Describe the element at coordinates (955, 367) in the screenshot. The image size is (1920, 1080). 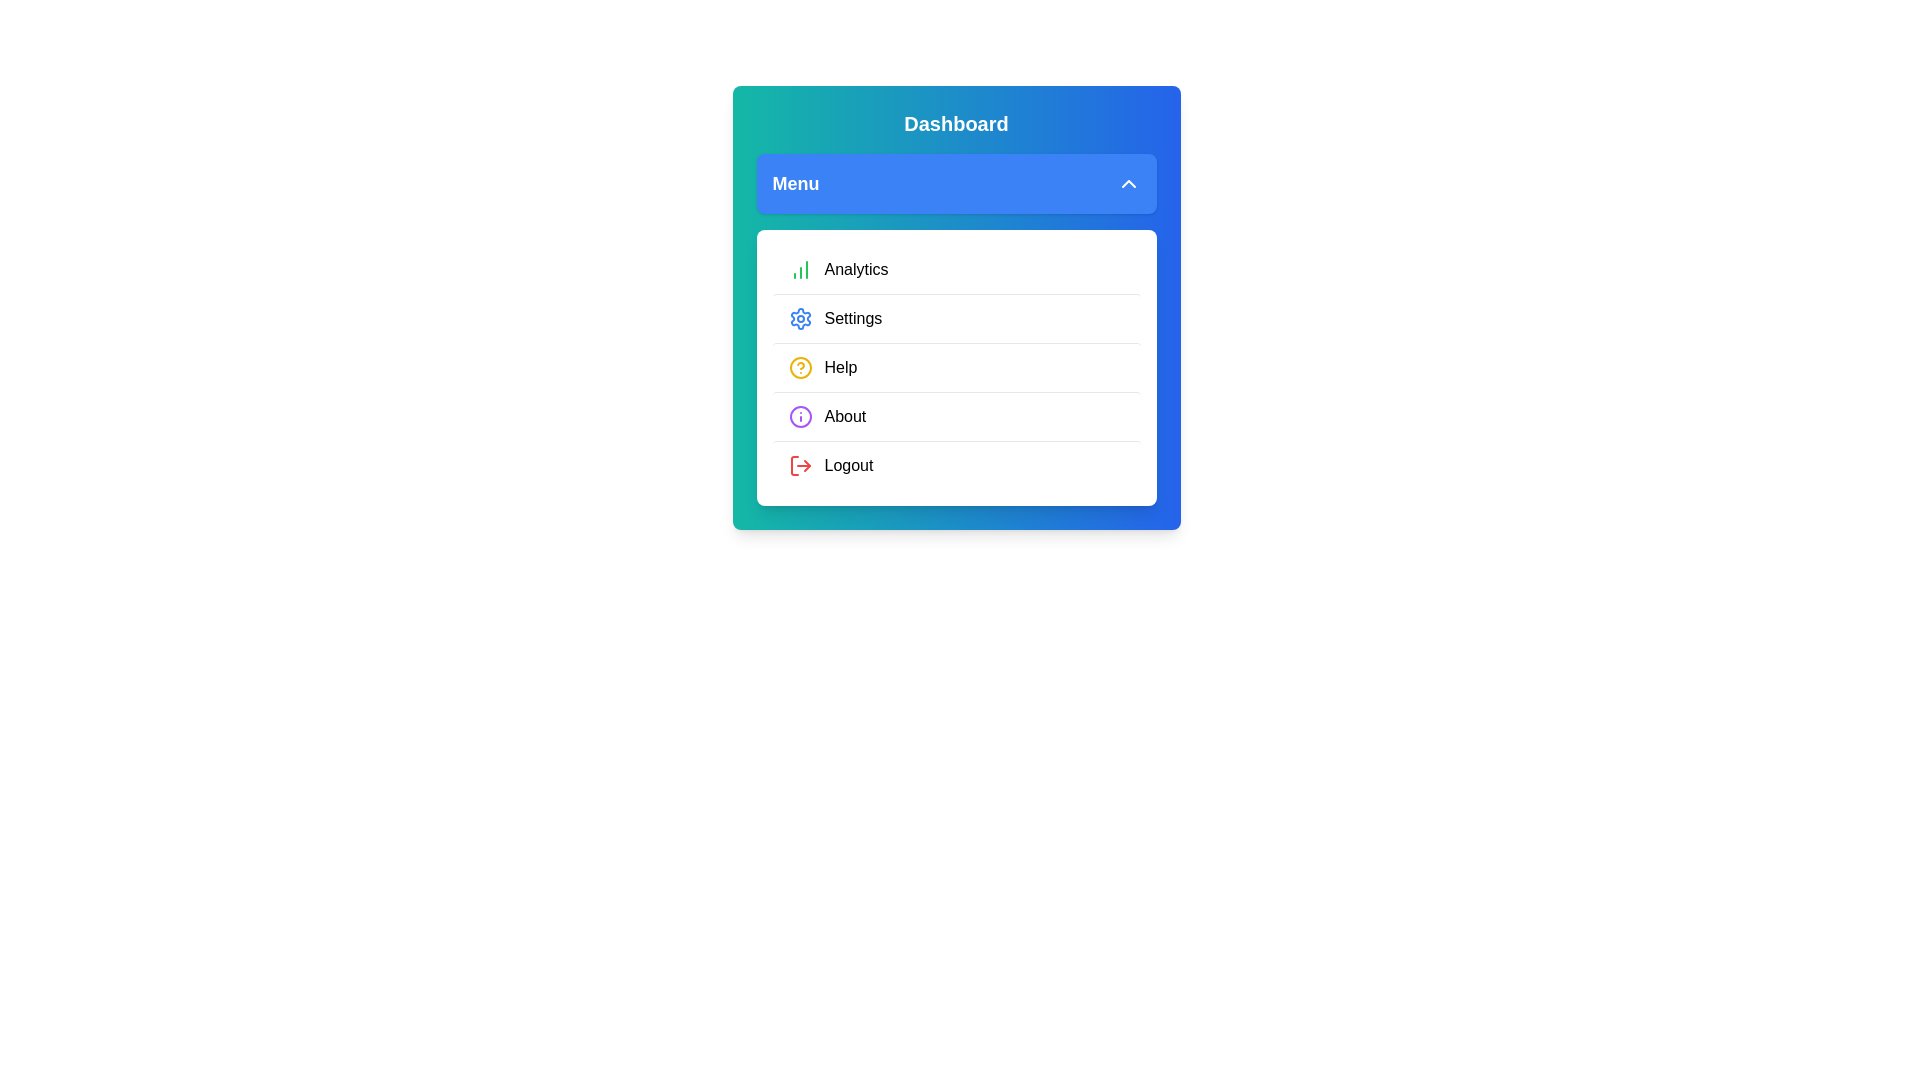
I see `the third menu item in the vertical list, located between 'Settings' and 'About'` at that location.